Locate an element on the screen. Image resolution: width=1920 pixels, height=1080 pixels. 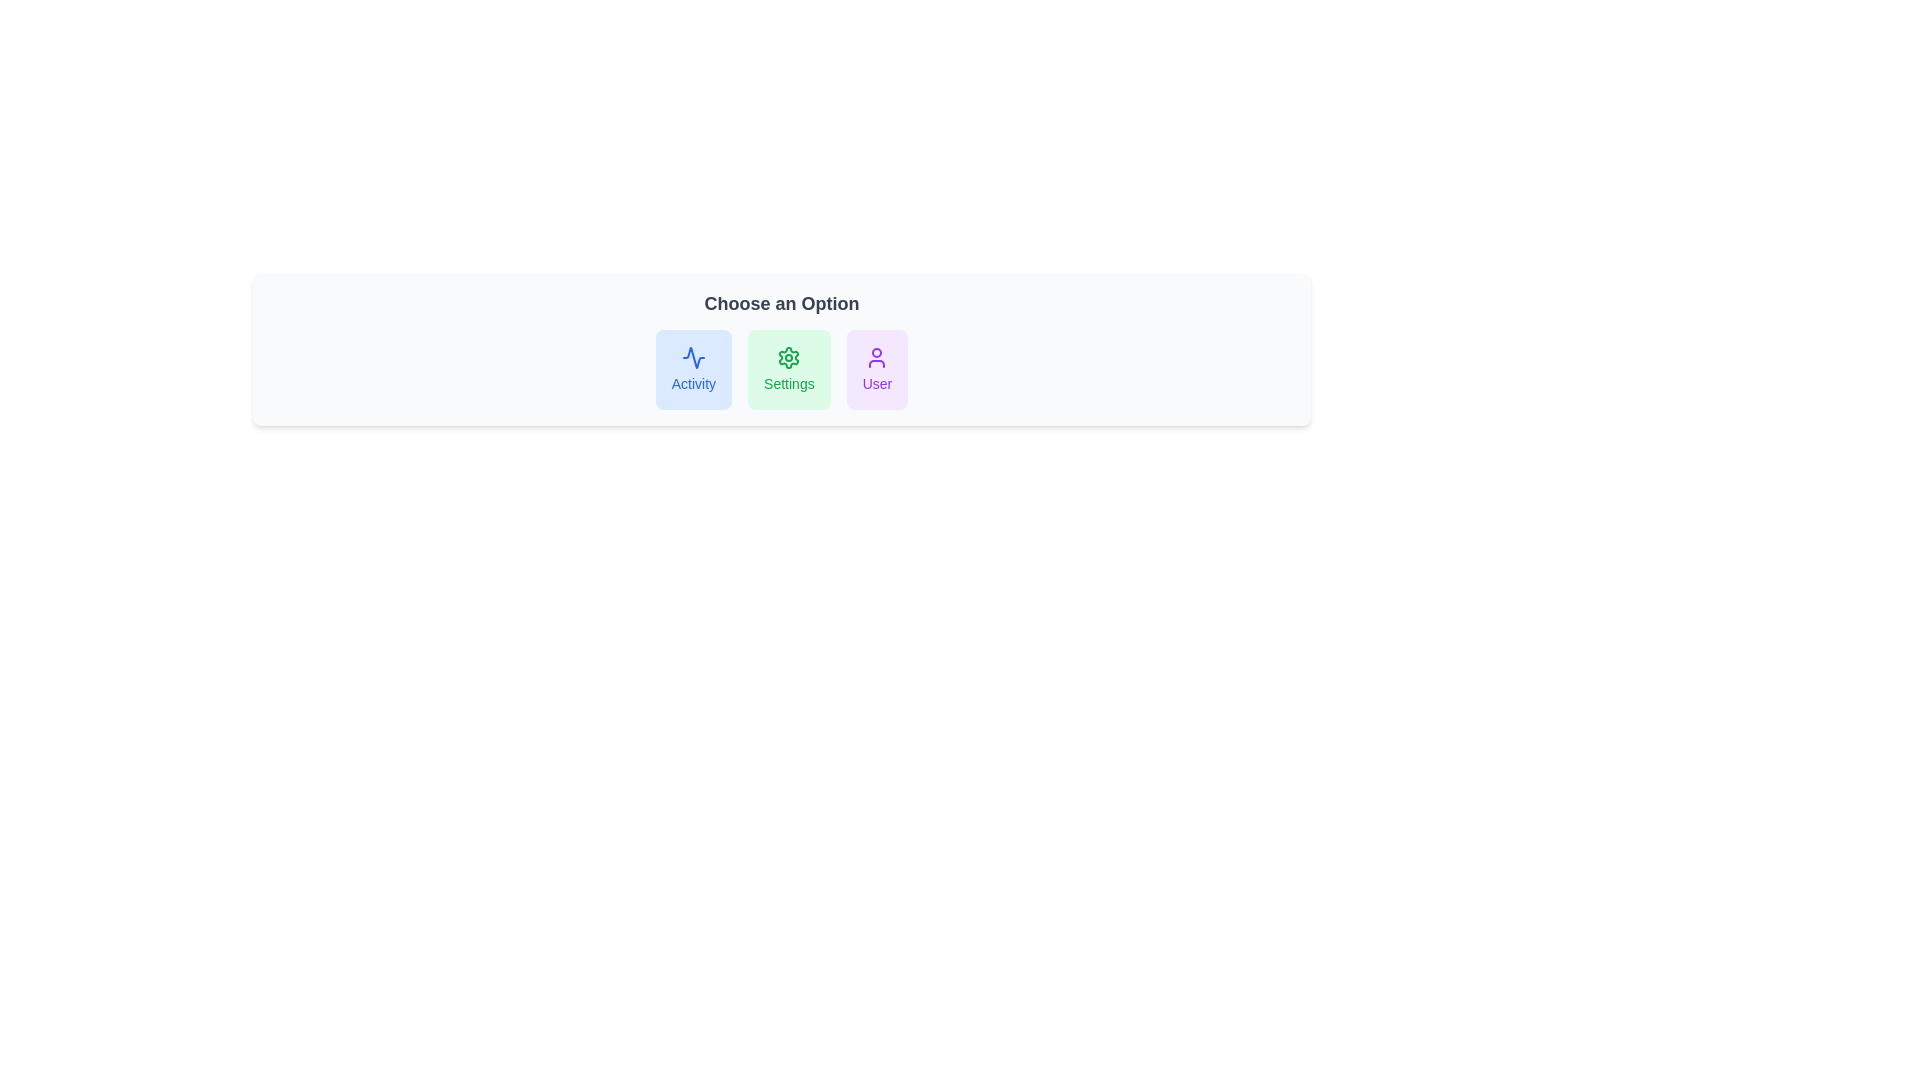
the SVG Icon representing a user or profile, located at the top part of the 'User' button, which is the third button in a horizontal row beneath the heading 'Choose an Option.' is located at coordinates (877, 357).